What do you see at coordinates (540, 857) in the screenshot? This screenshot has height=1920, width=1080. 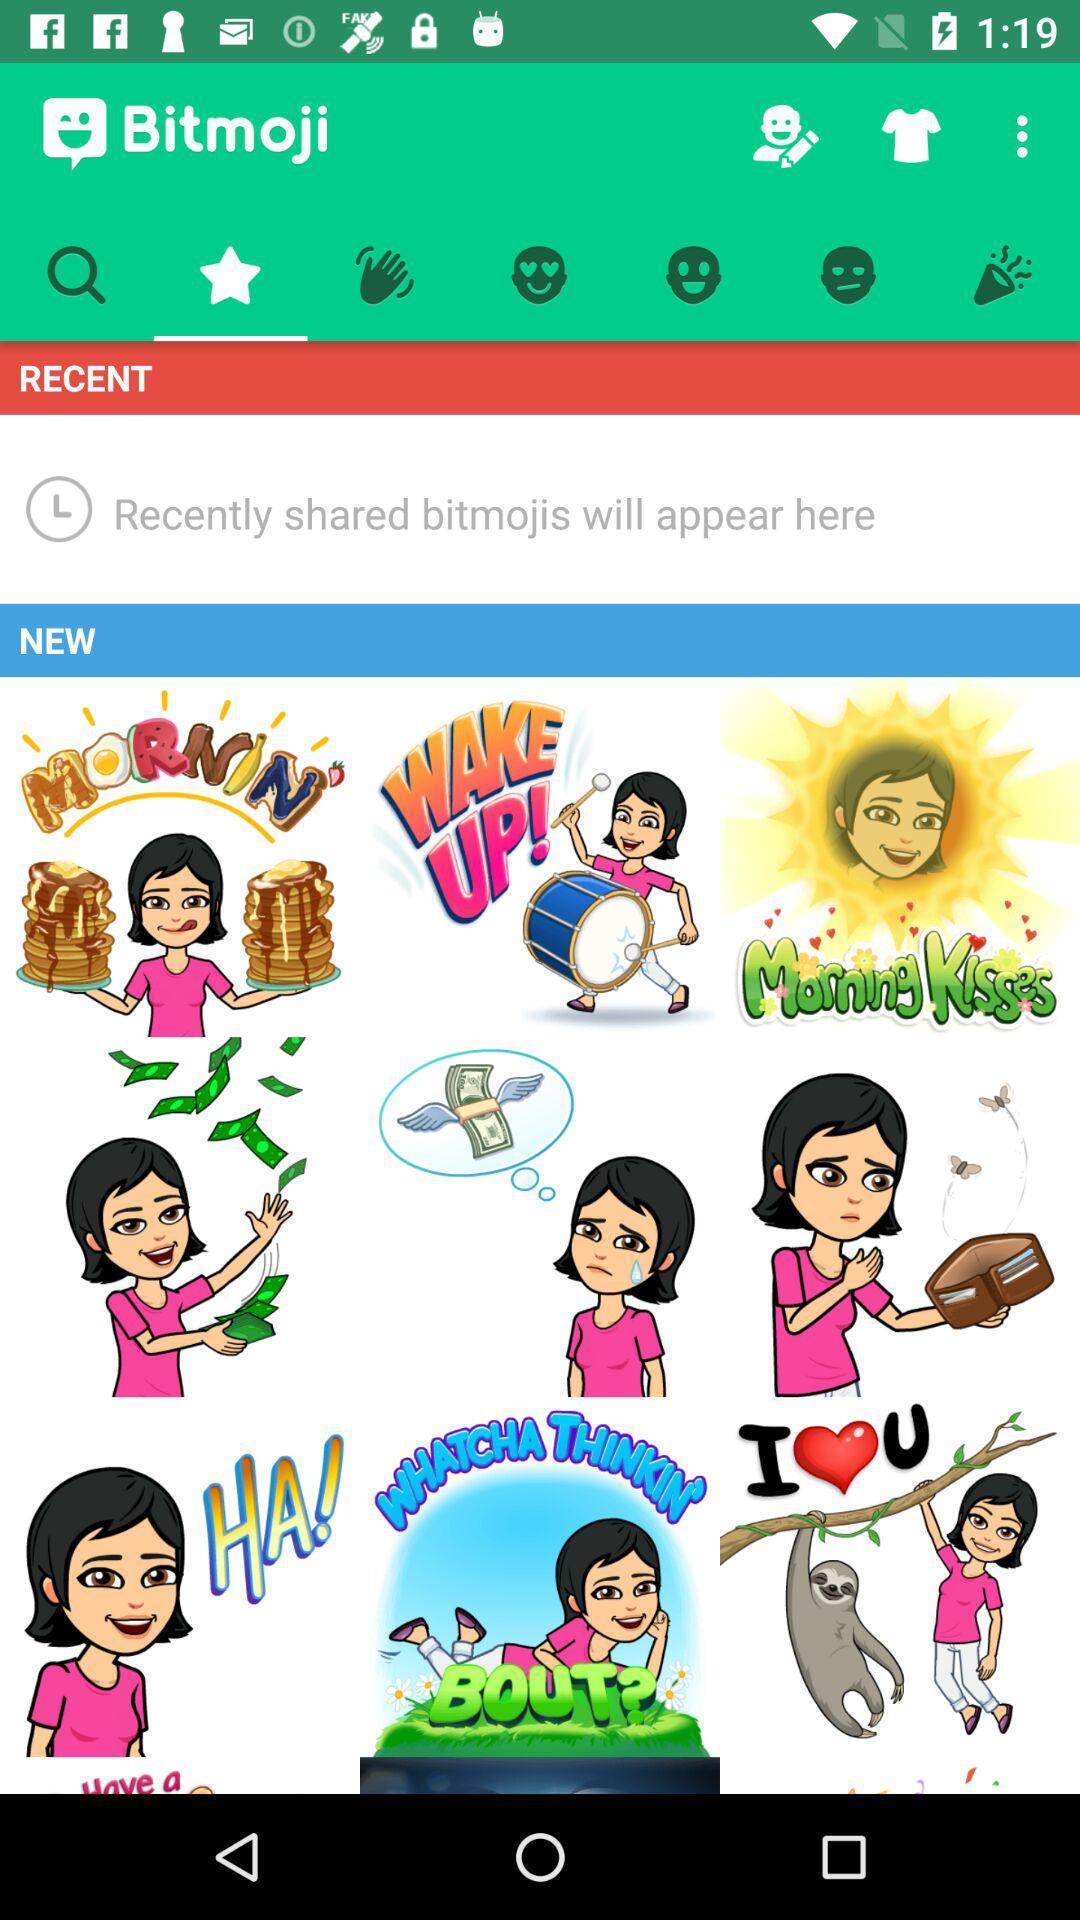 I see `wake up emoji` at bounding box center [540, 857].